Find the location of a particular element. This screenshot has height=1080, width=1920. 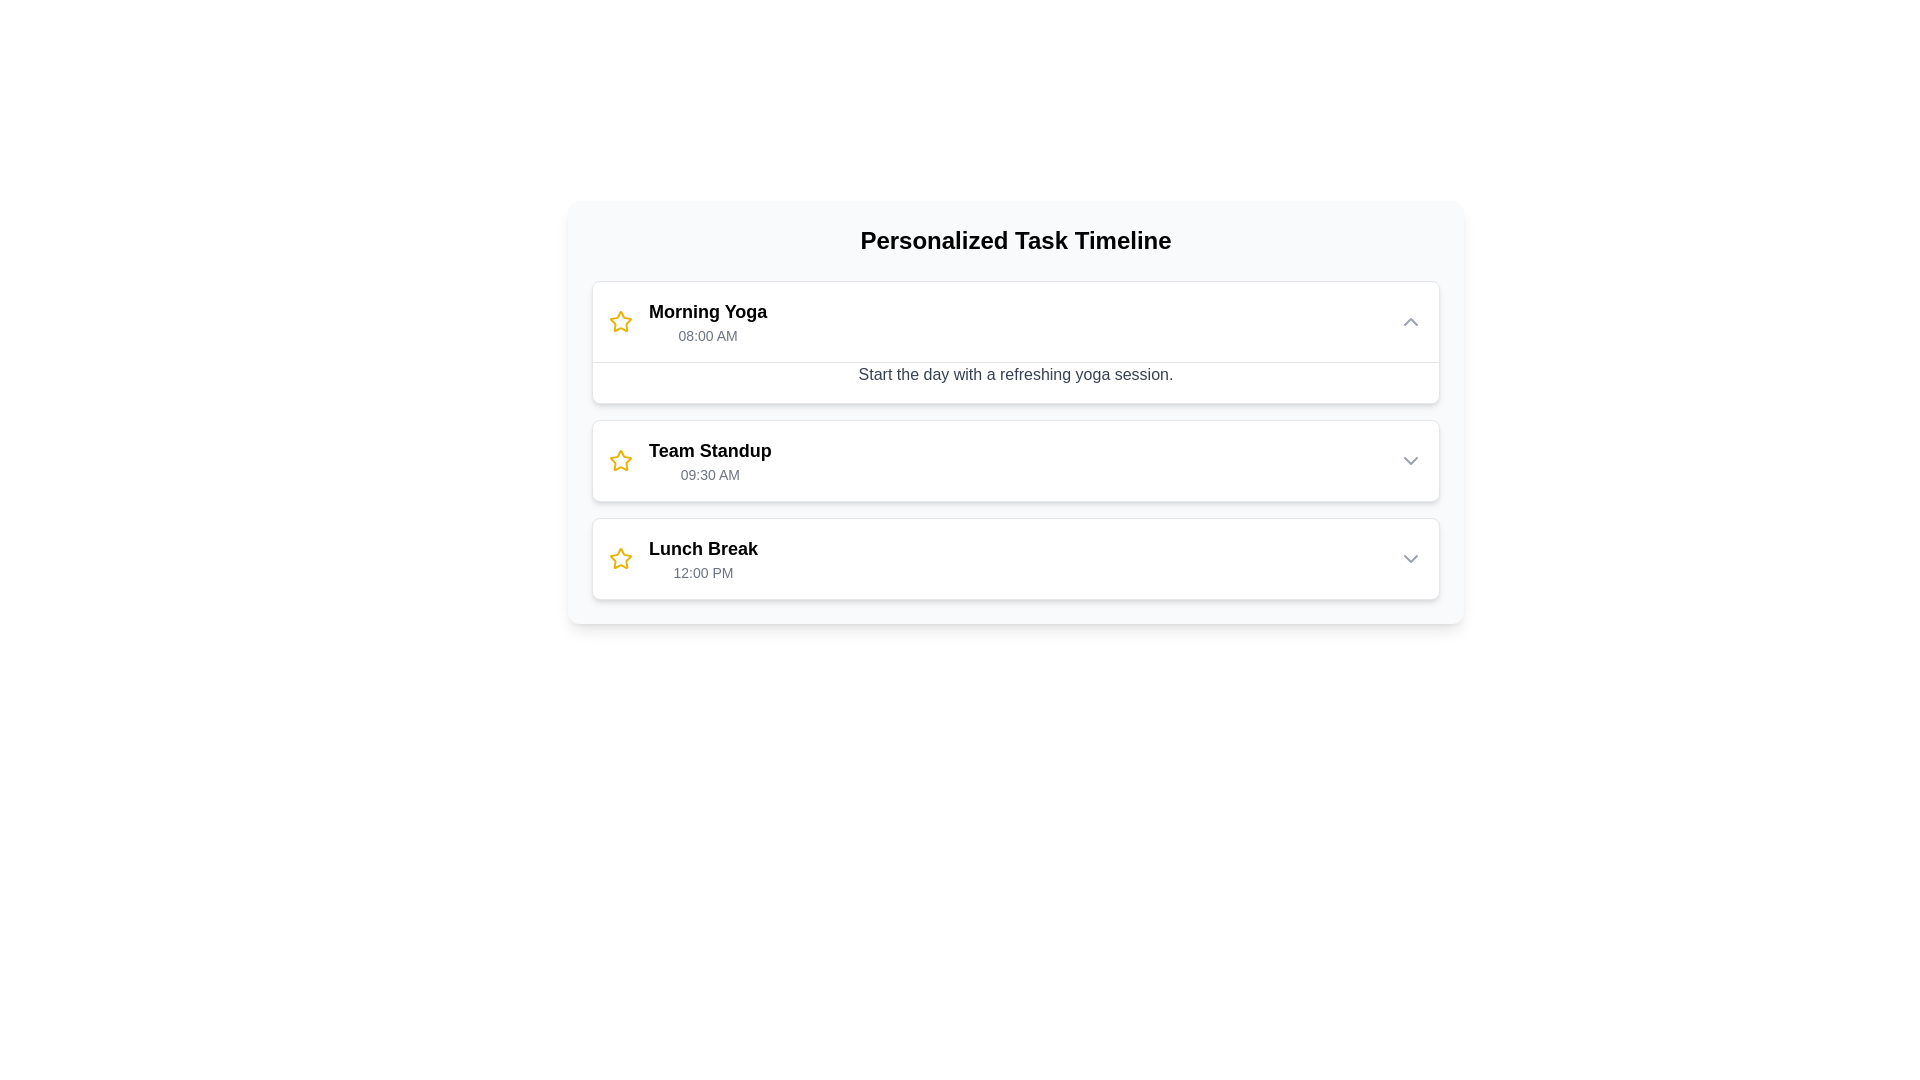

the star-shaped icon indicating favorites for the 'Team Standup' task is located at coordinates (619, 461).